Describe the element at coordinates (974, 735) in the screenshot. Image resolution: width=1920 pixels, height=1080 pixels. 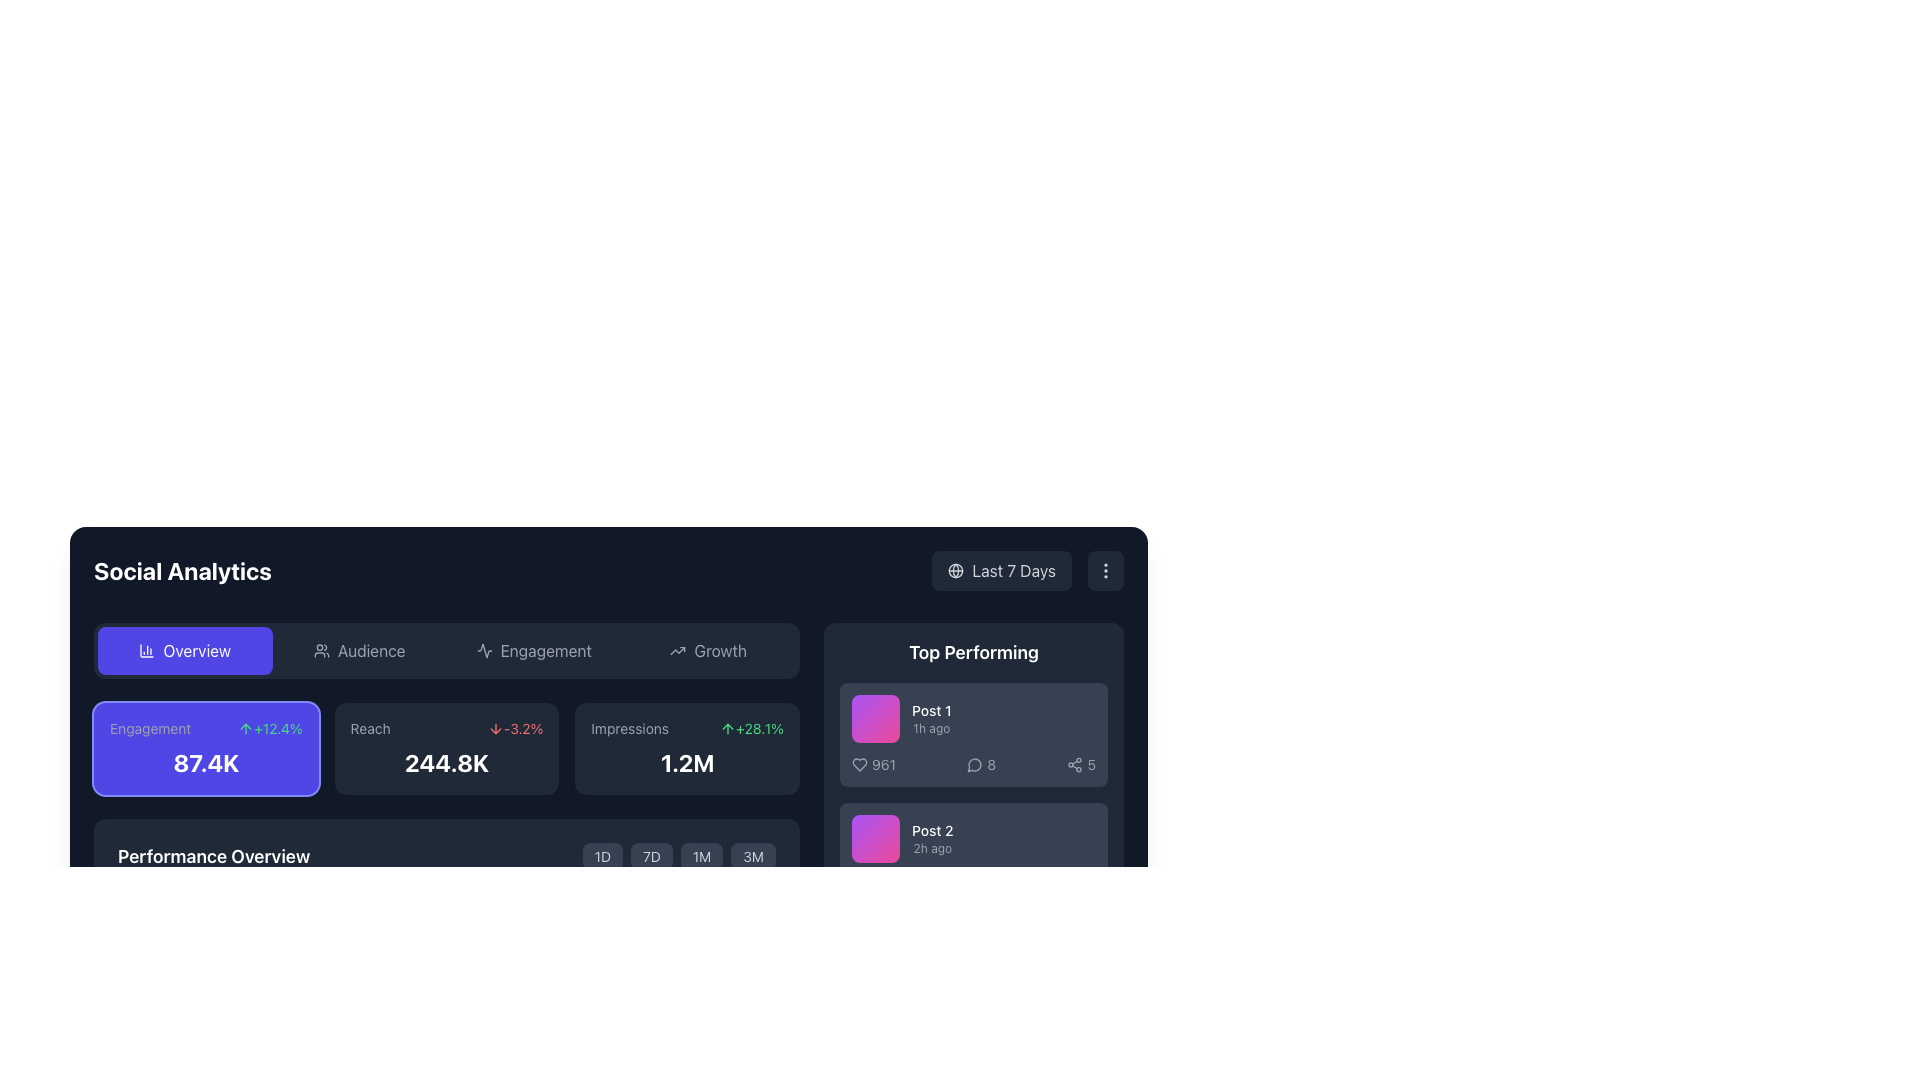
I see `the first post summary card` at that location.